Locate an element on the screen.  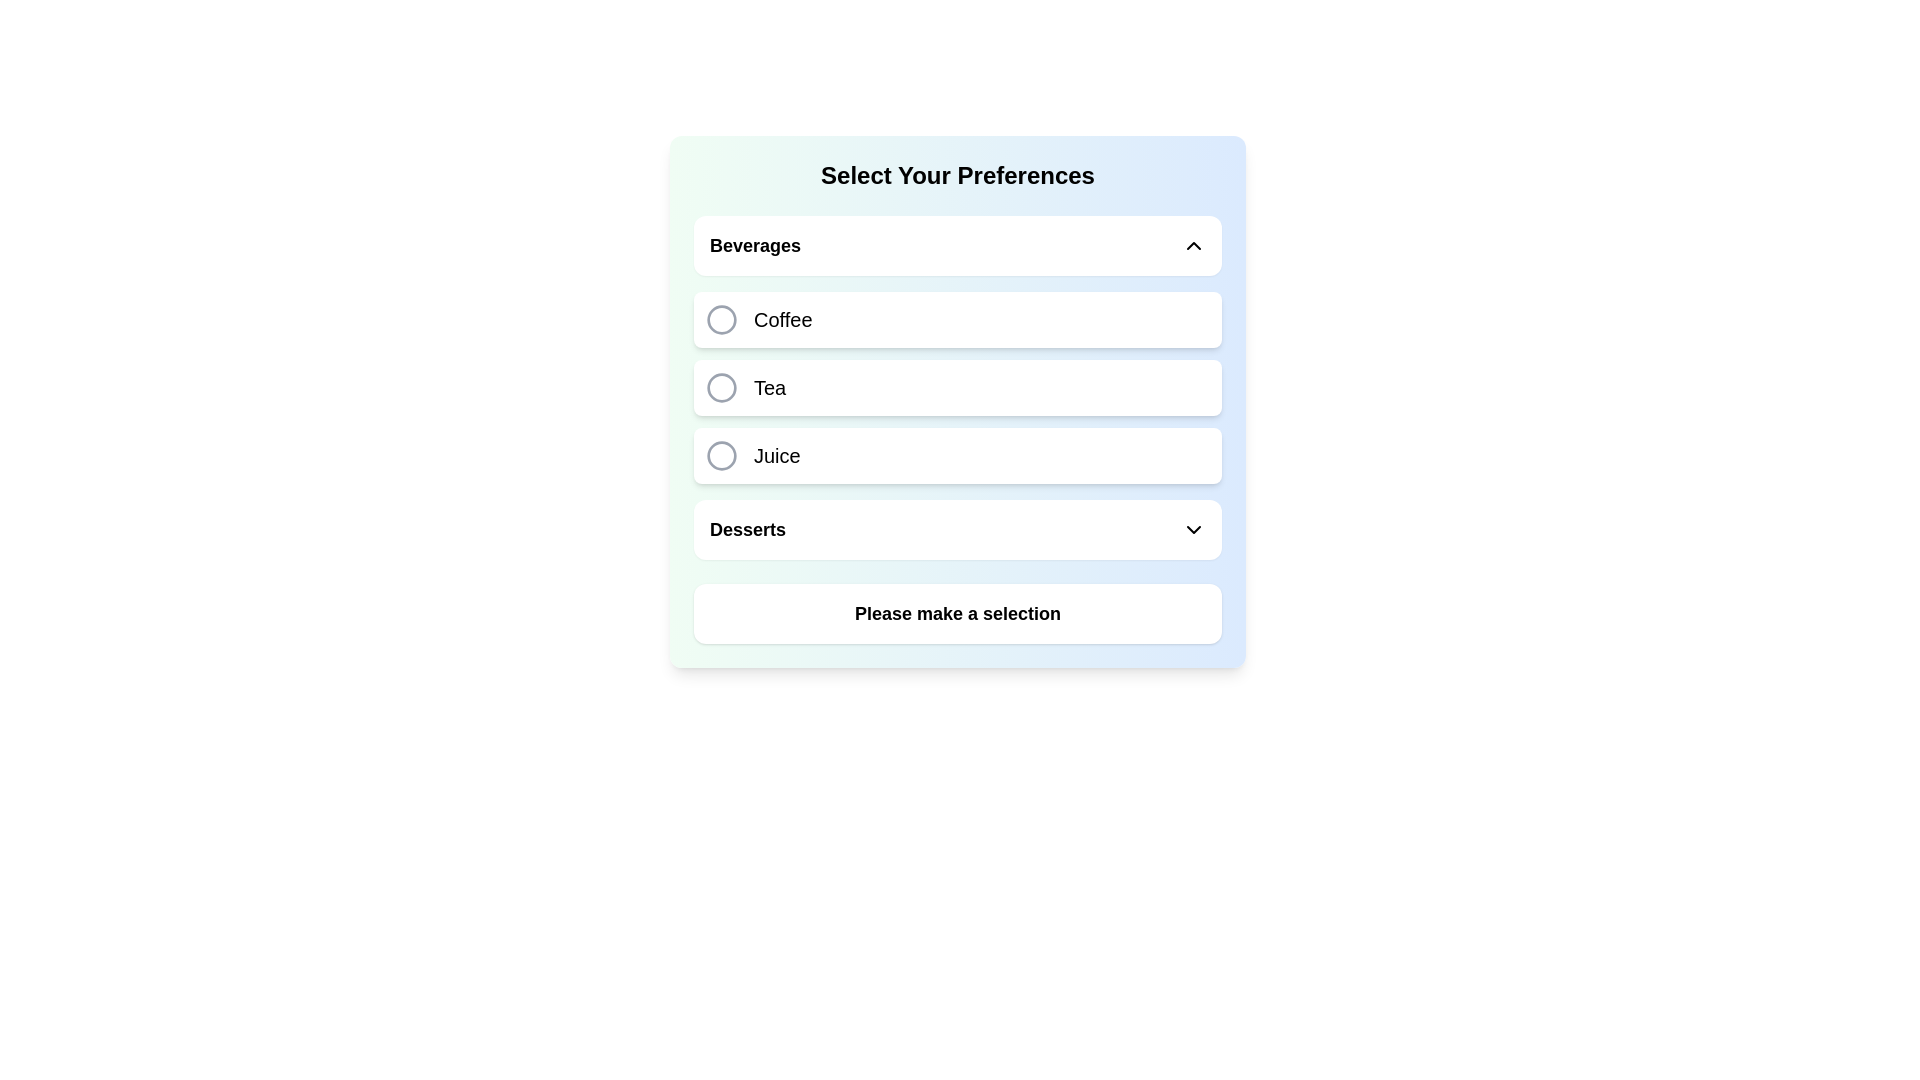
the 'Juice' radio button is located at coordinates (720, 455).